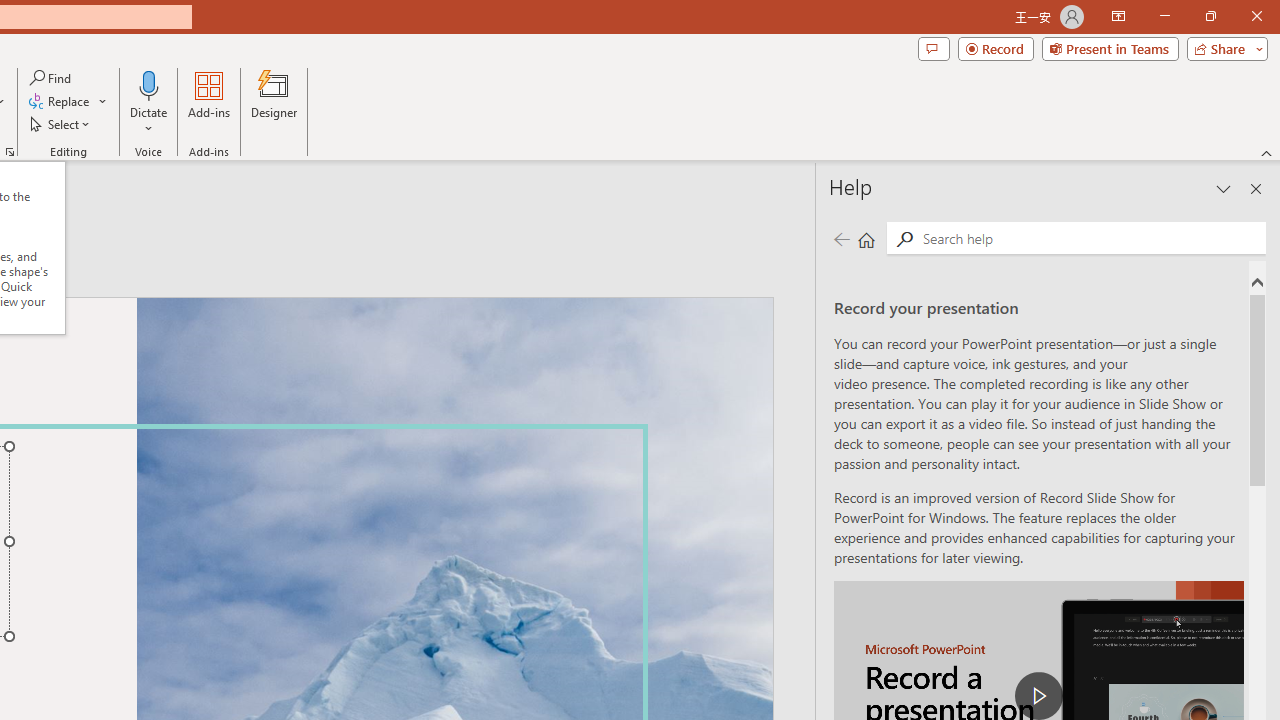  What do you see at coordinates (51, 77) in the screenshot?
I see `'Find...'` at bounding box center [51, 77].